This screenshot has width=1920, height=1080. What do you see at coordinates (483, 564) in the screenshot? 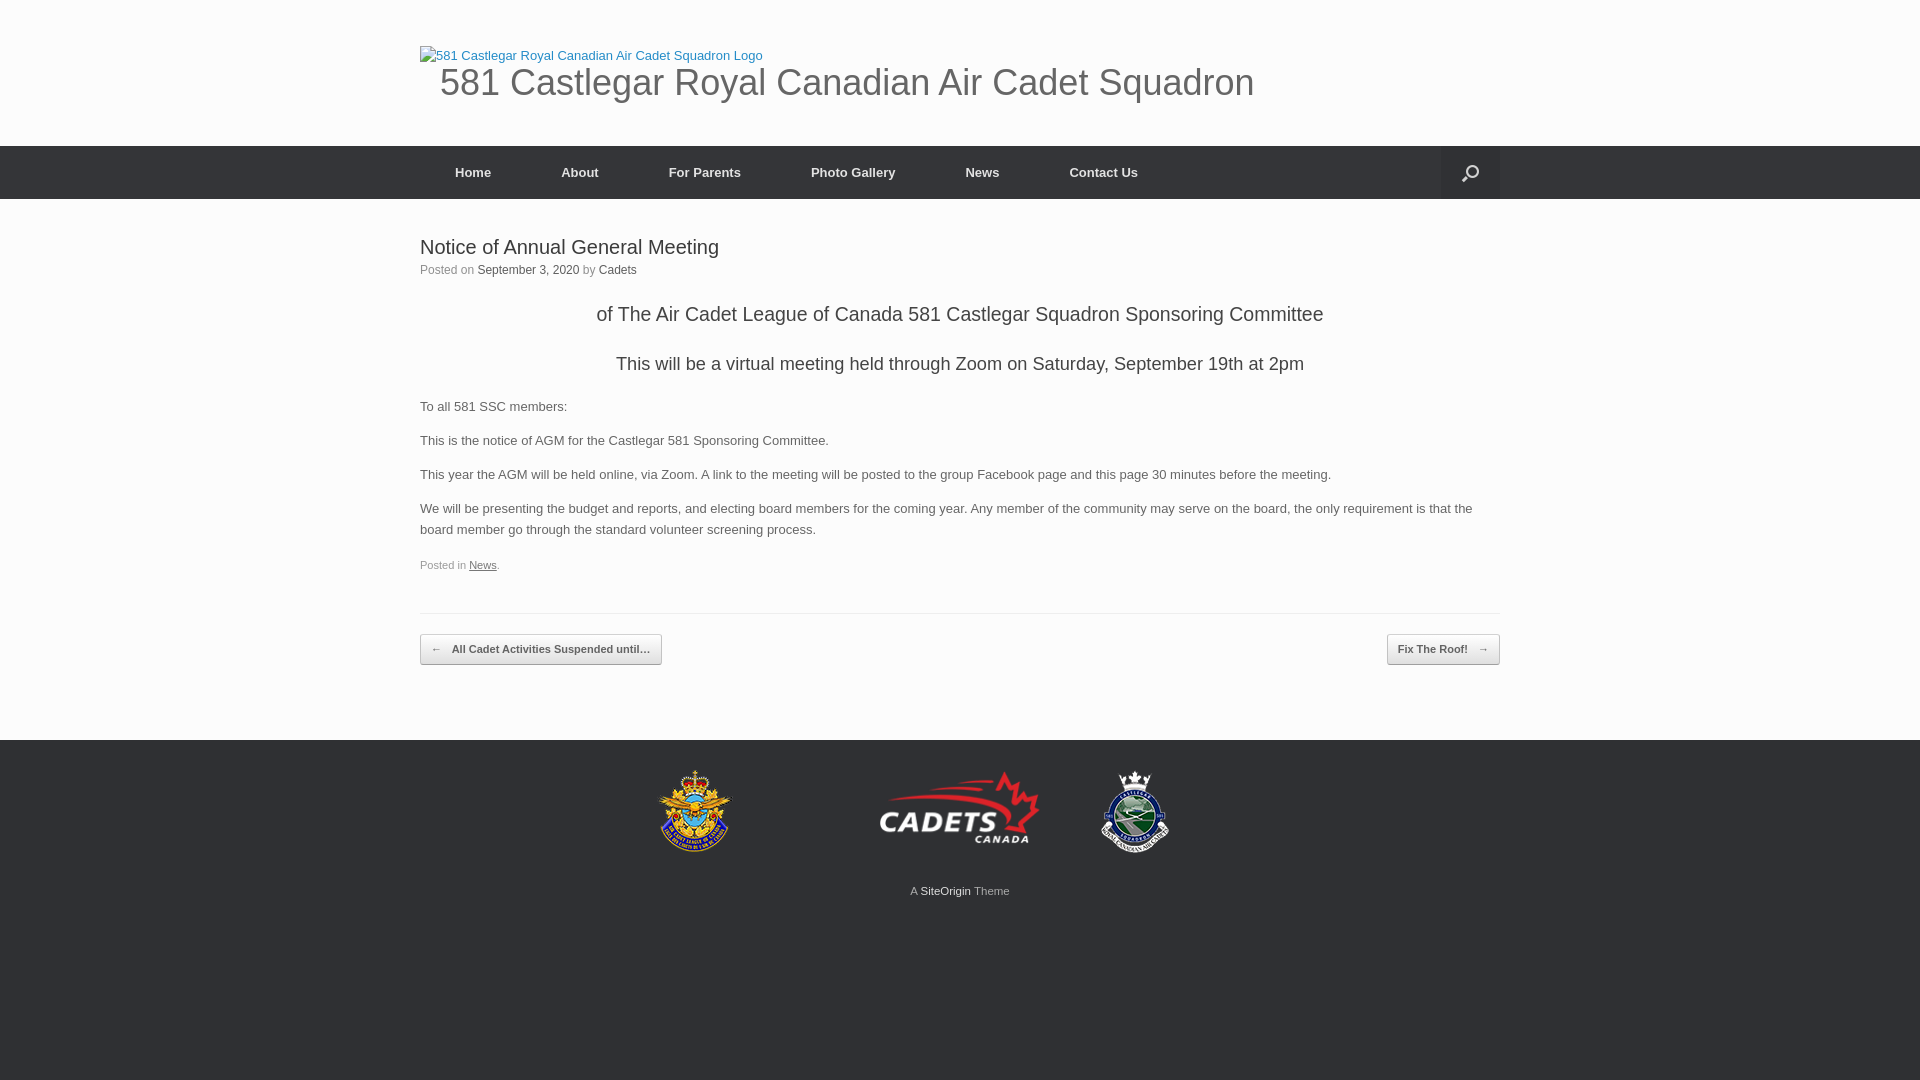
I see `'News'` at bounding box center [483, 564].